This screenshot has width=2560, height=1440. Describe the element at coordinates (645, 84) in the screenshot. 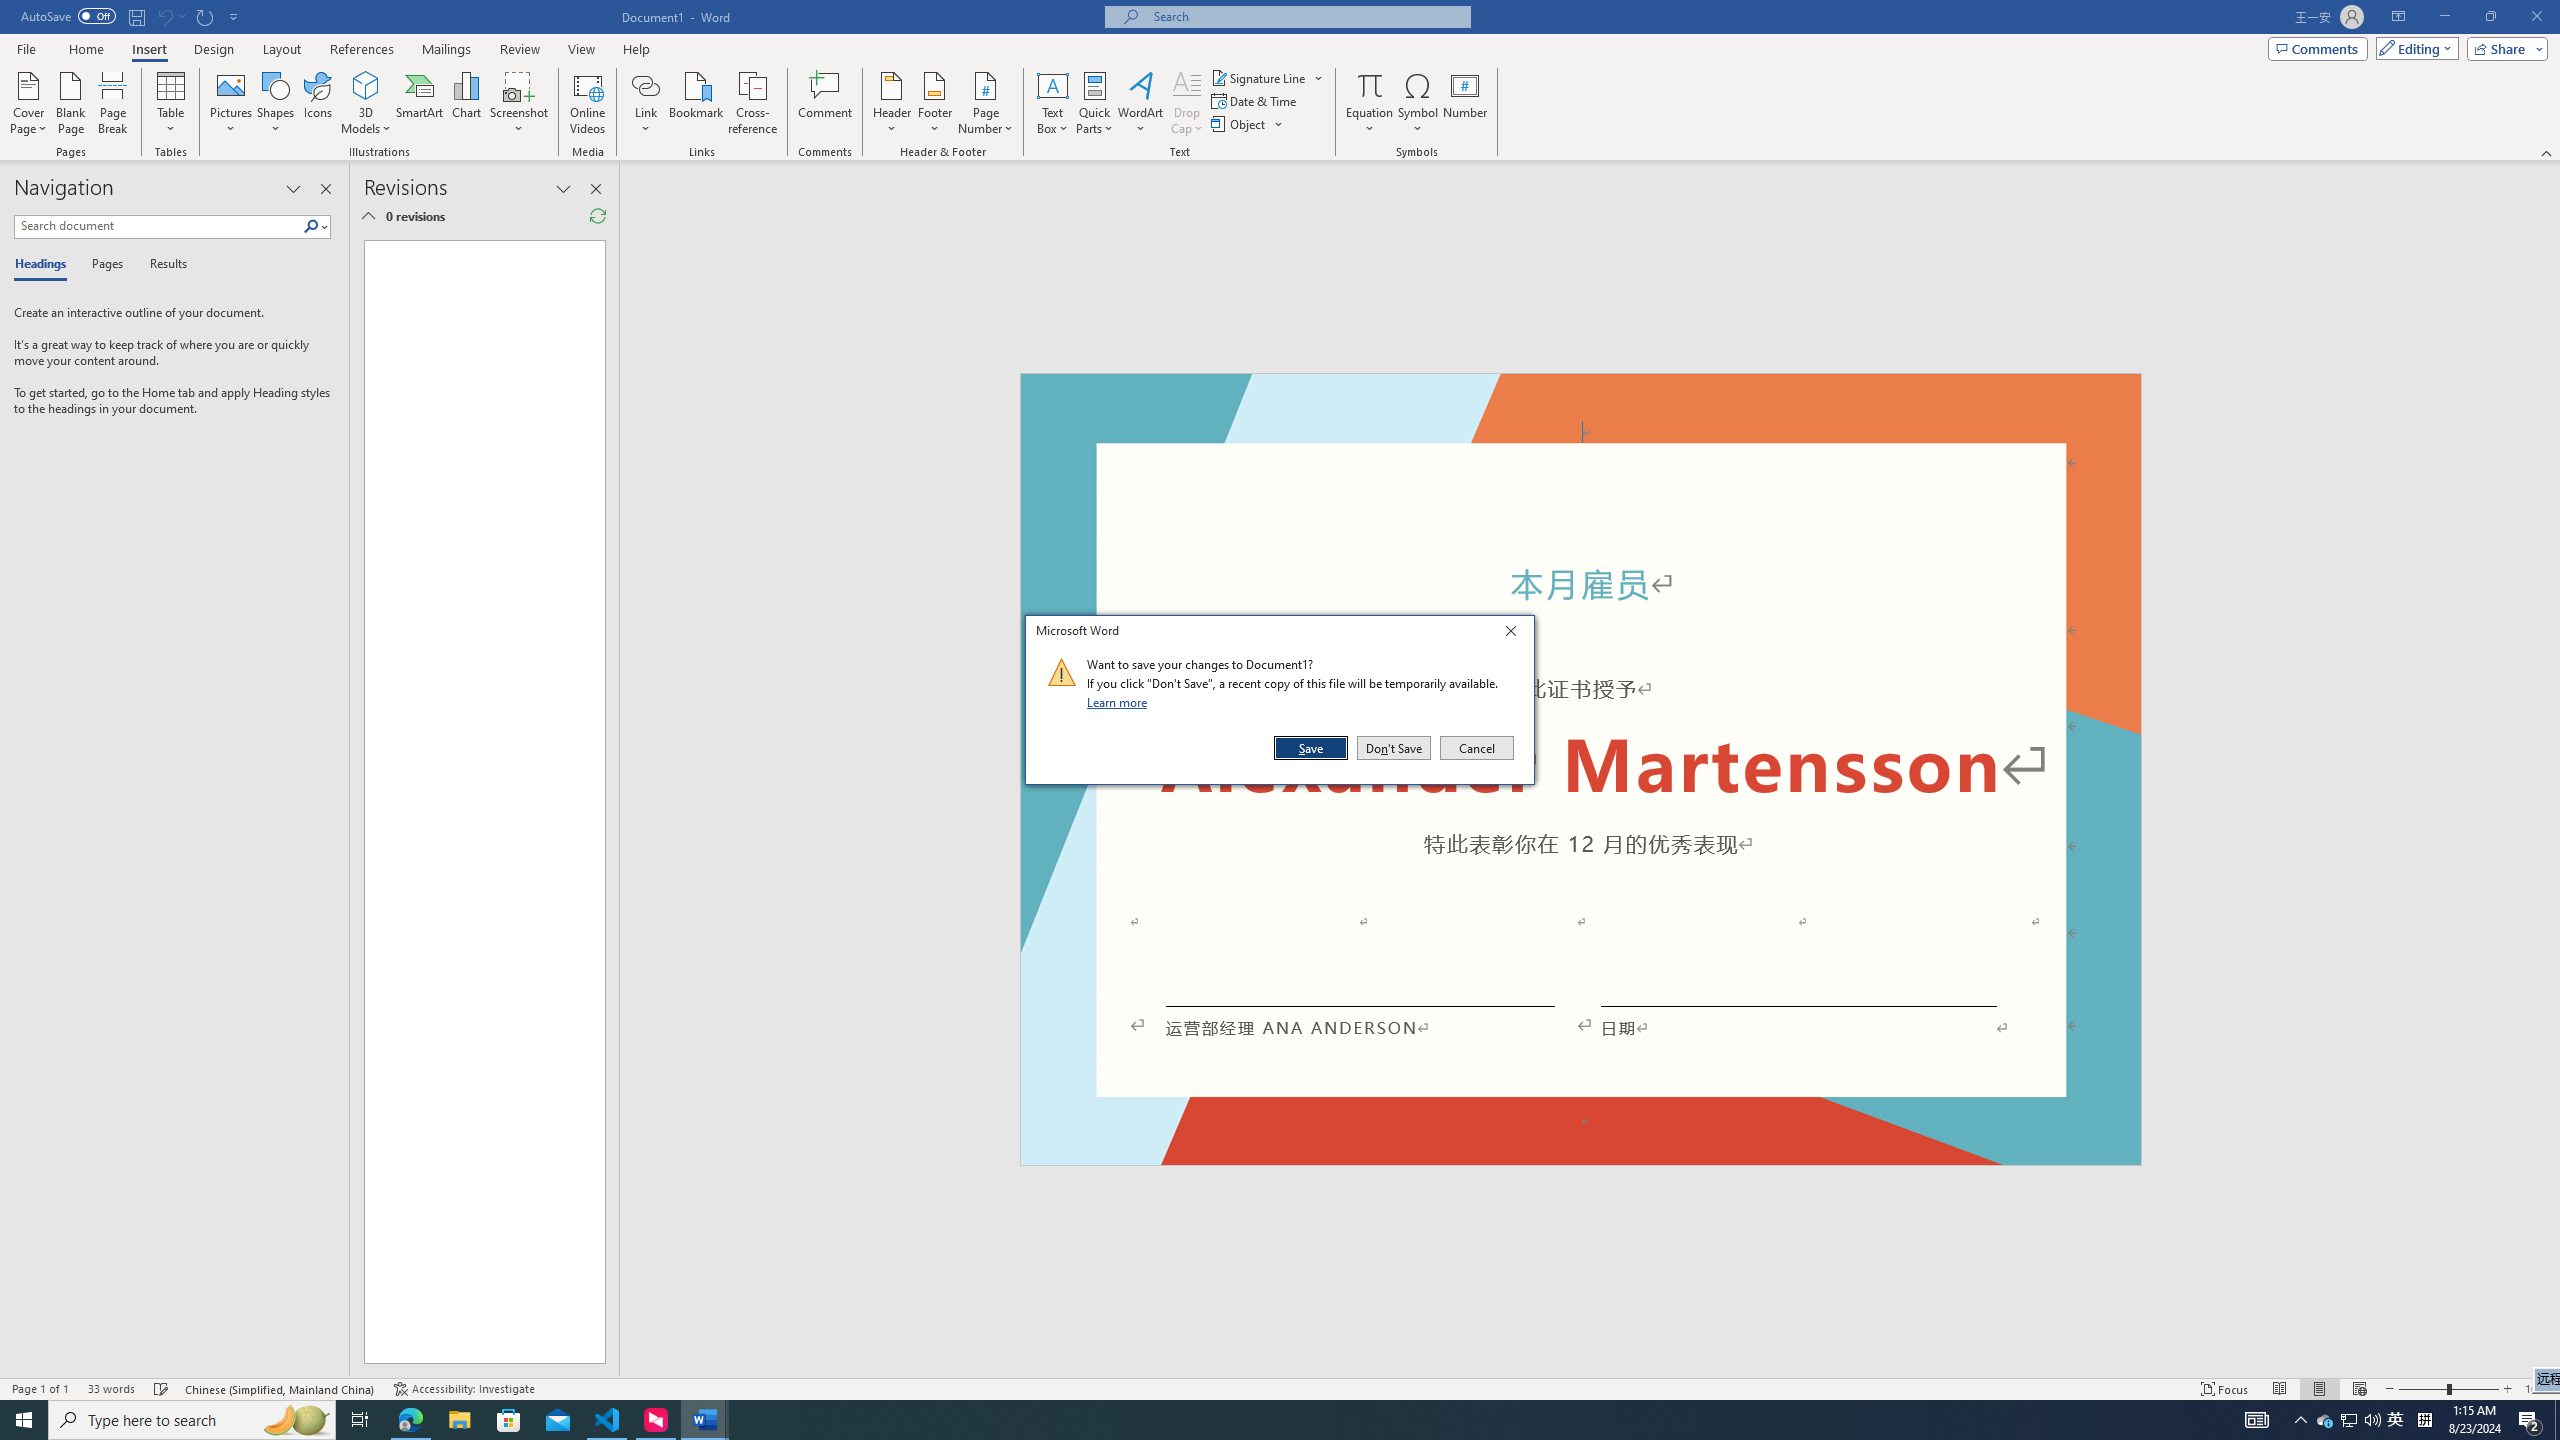

I see `'Link'` at that location.